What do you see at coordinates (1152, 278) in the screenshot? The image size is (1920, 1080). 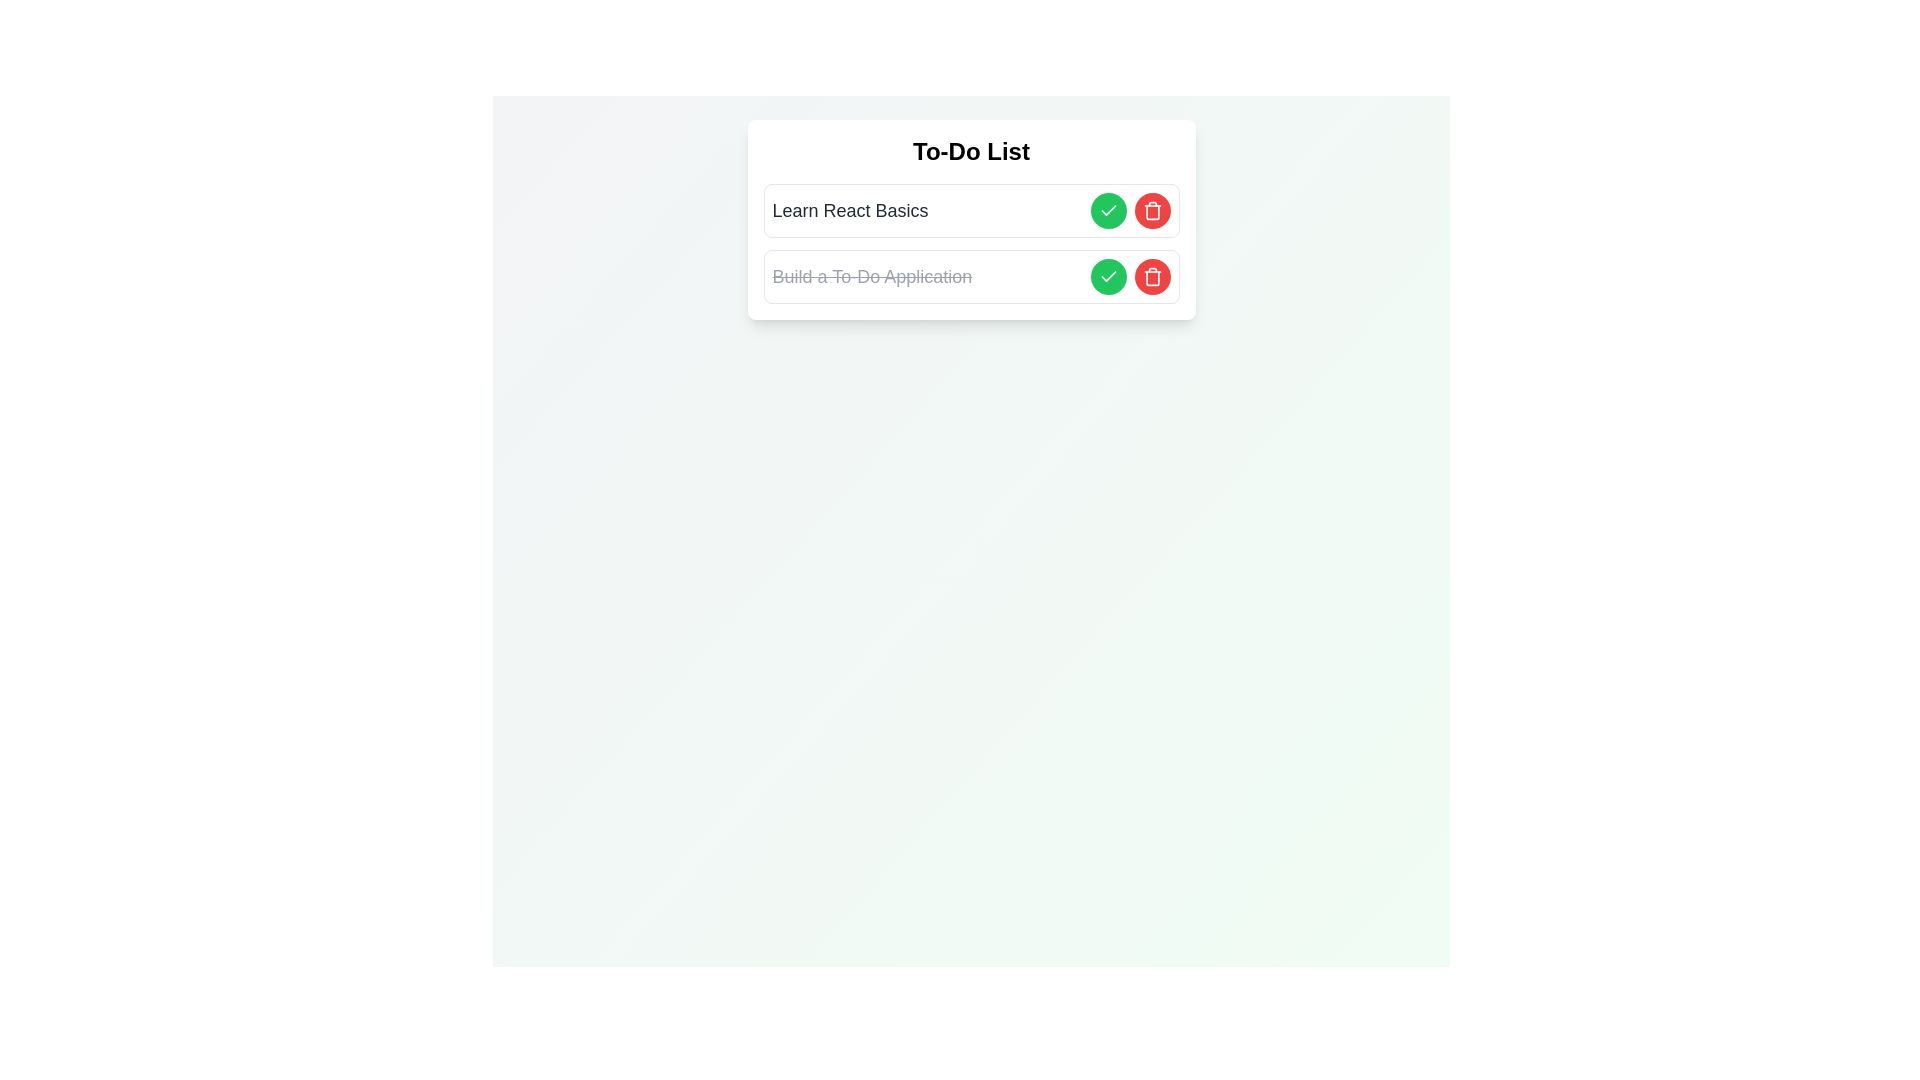 I see `the trash bin icon located on the right side of the list item labeled 'Build a To-Do Application'` at bounding box center [1152, 278].